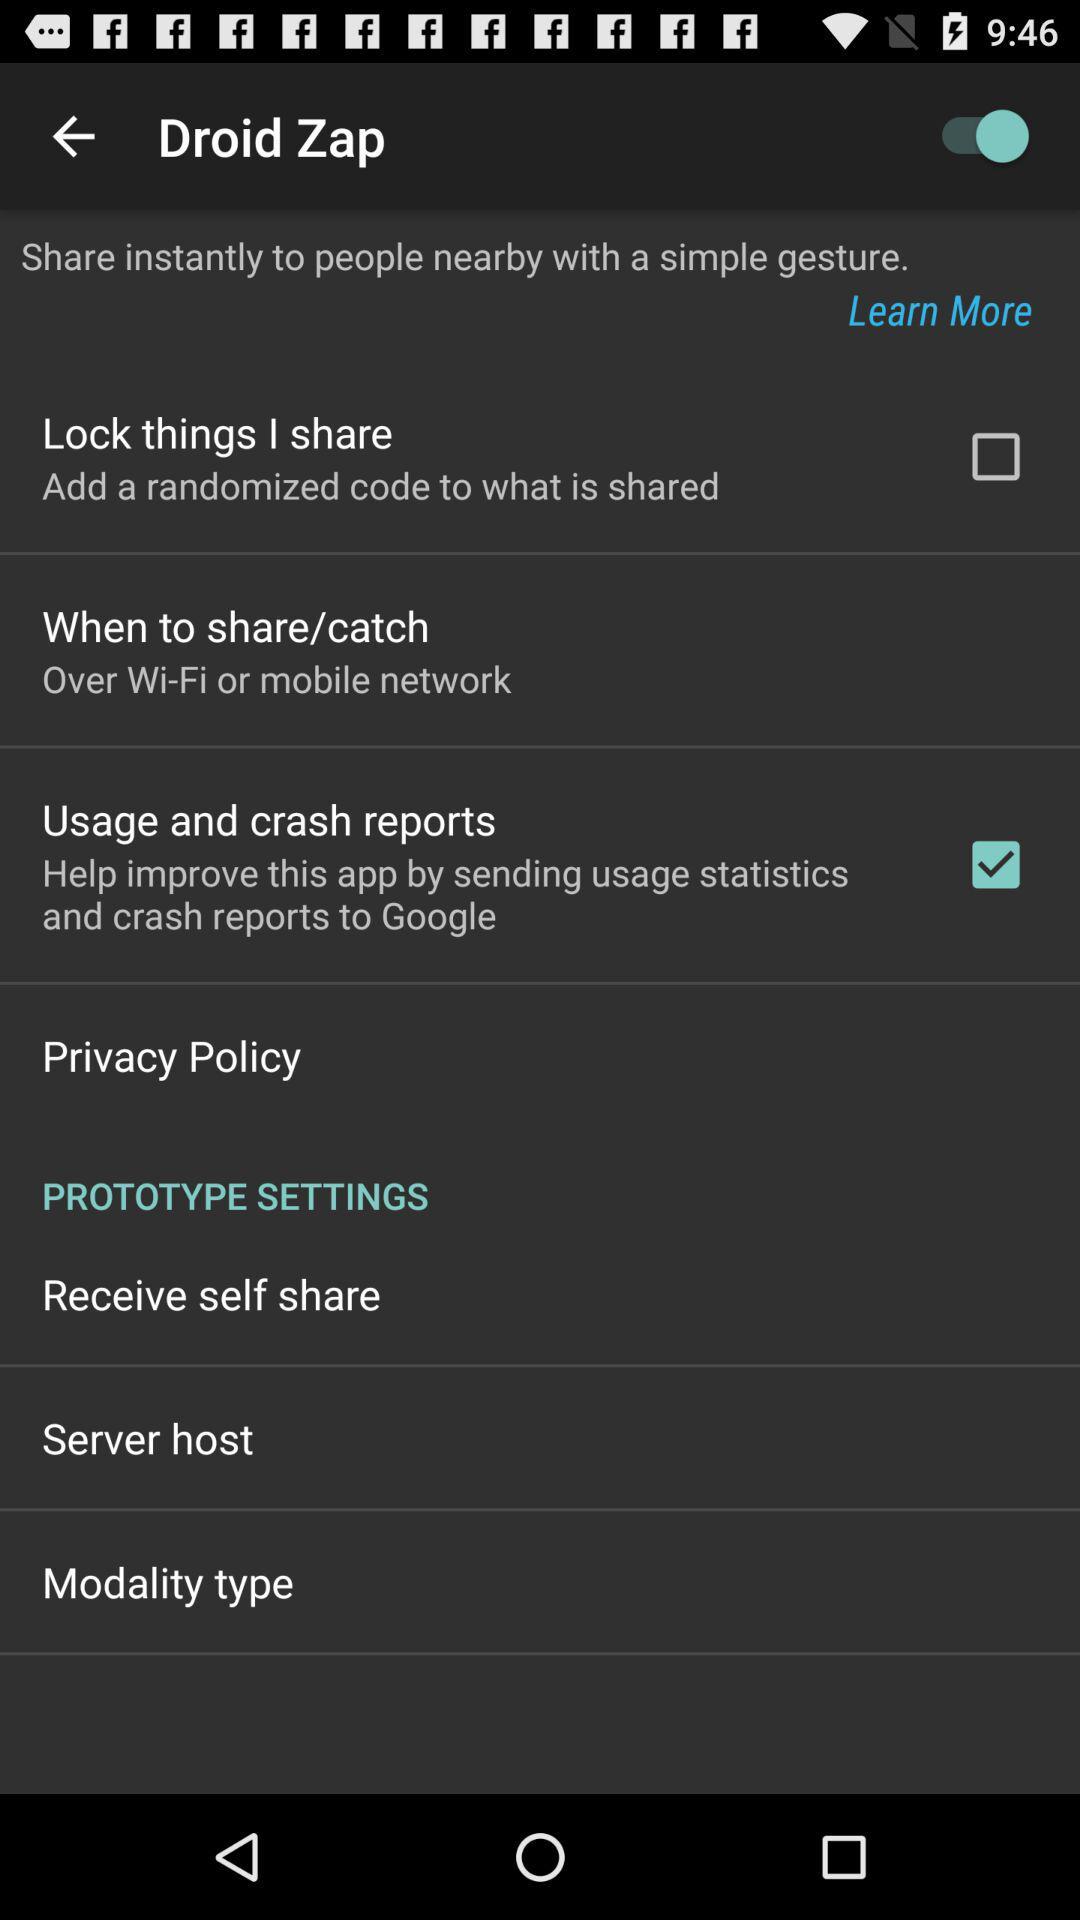  What do you see at coordinates (974, 135) in the screenshot?
I see `item next to the droid zap` at bounding box center [974, 135].